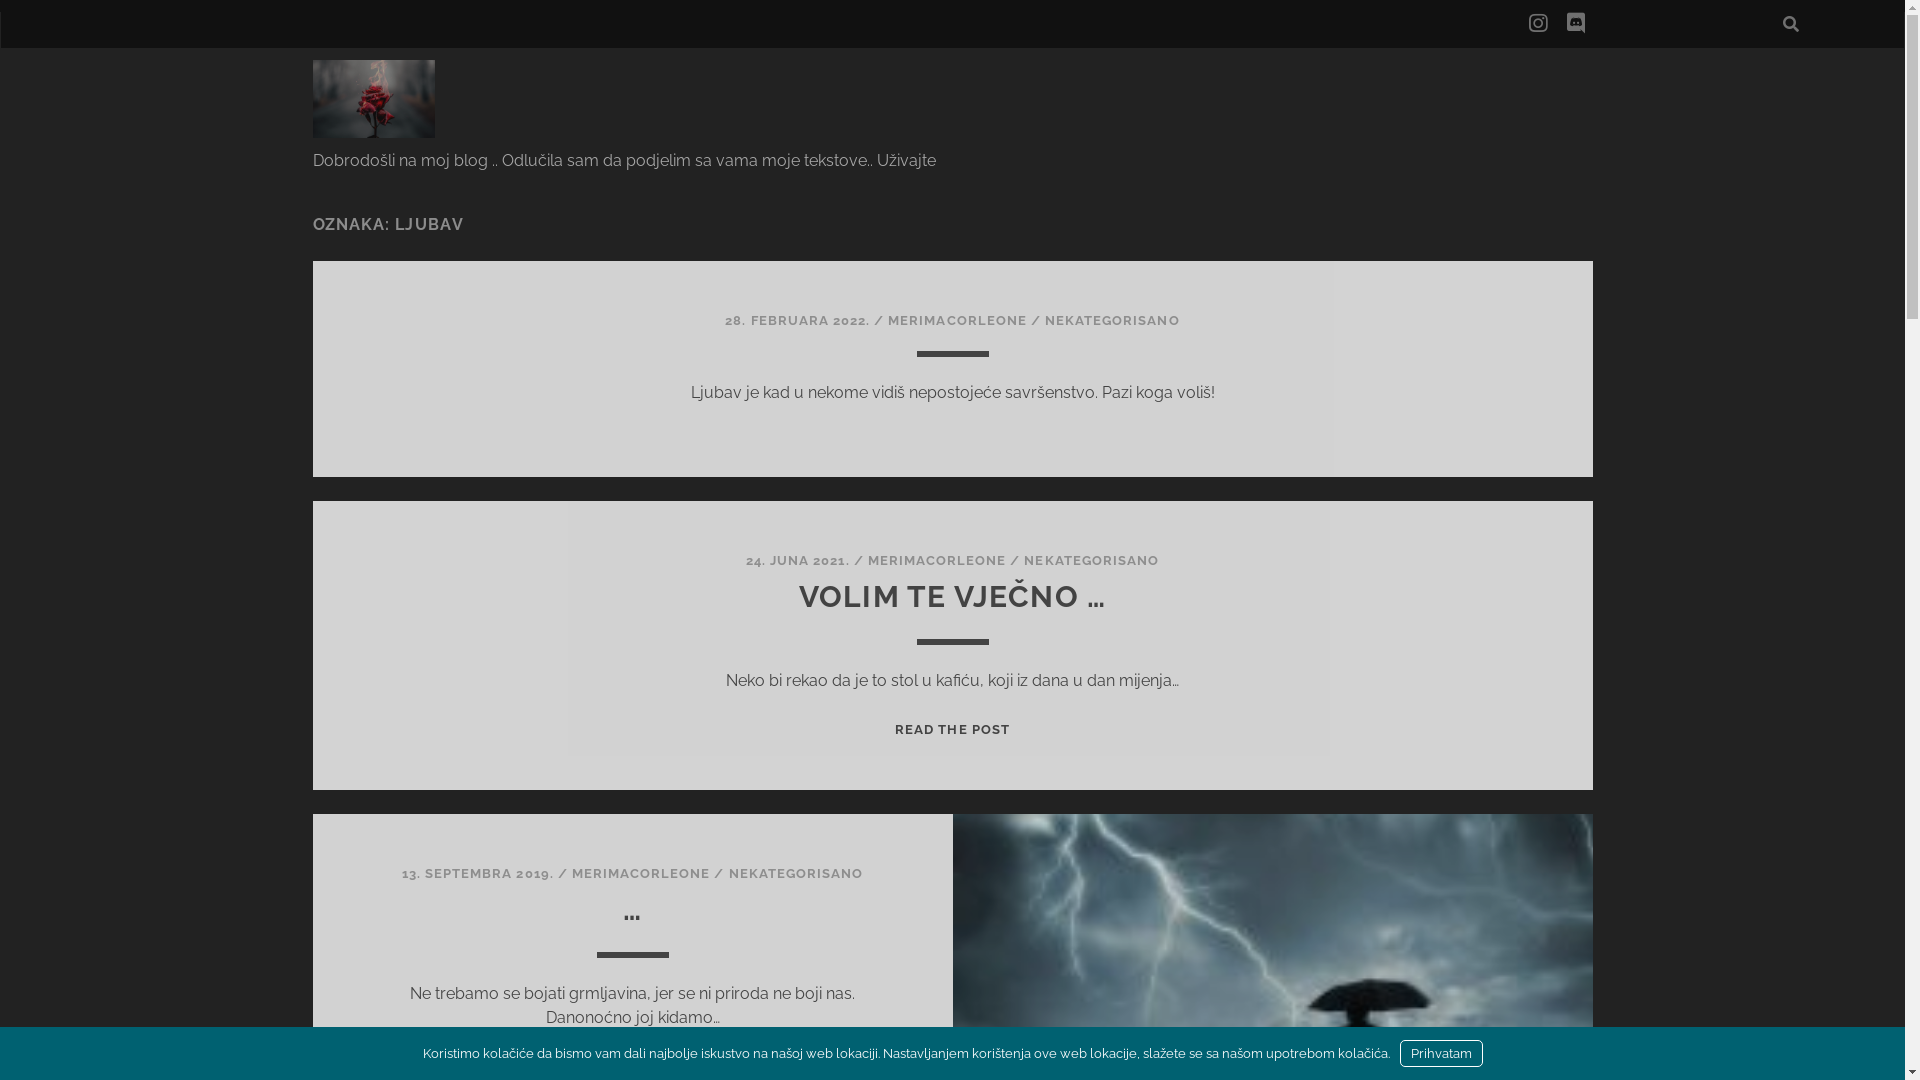 The height and width of the screenshot is (1080, 1920). Describe the element at coordinates (1574, 23) in the screenshot. I see `'discord'` at that location.